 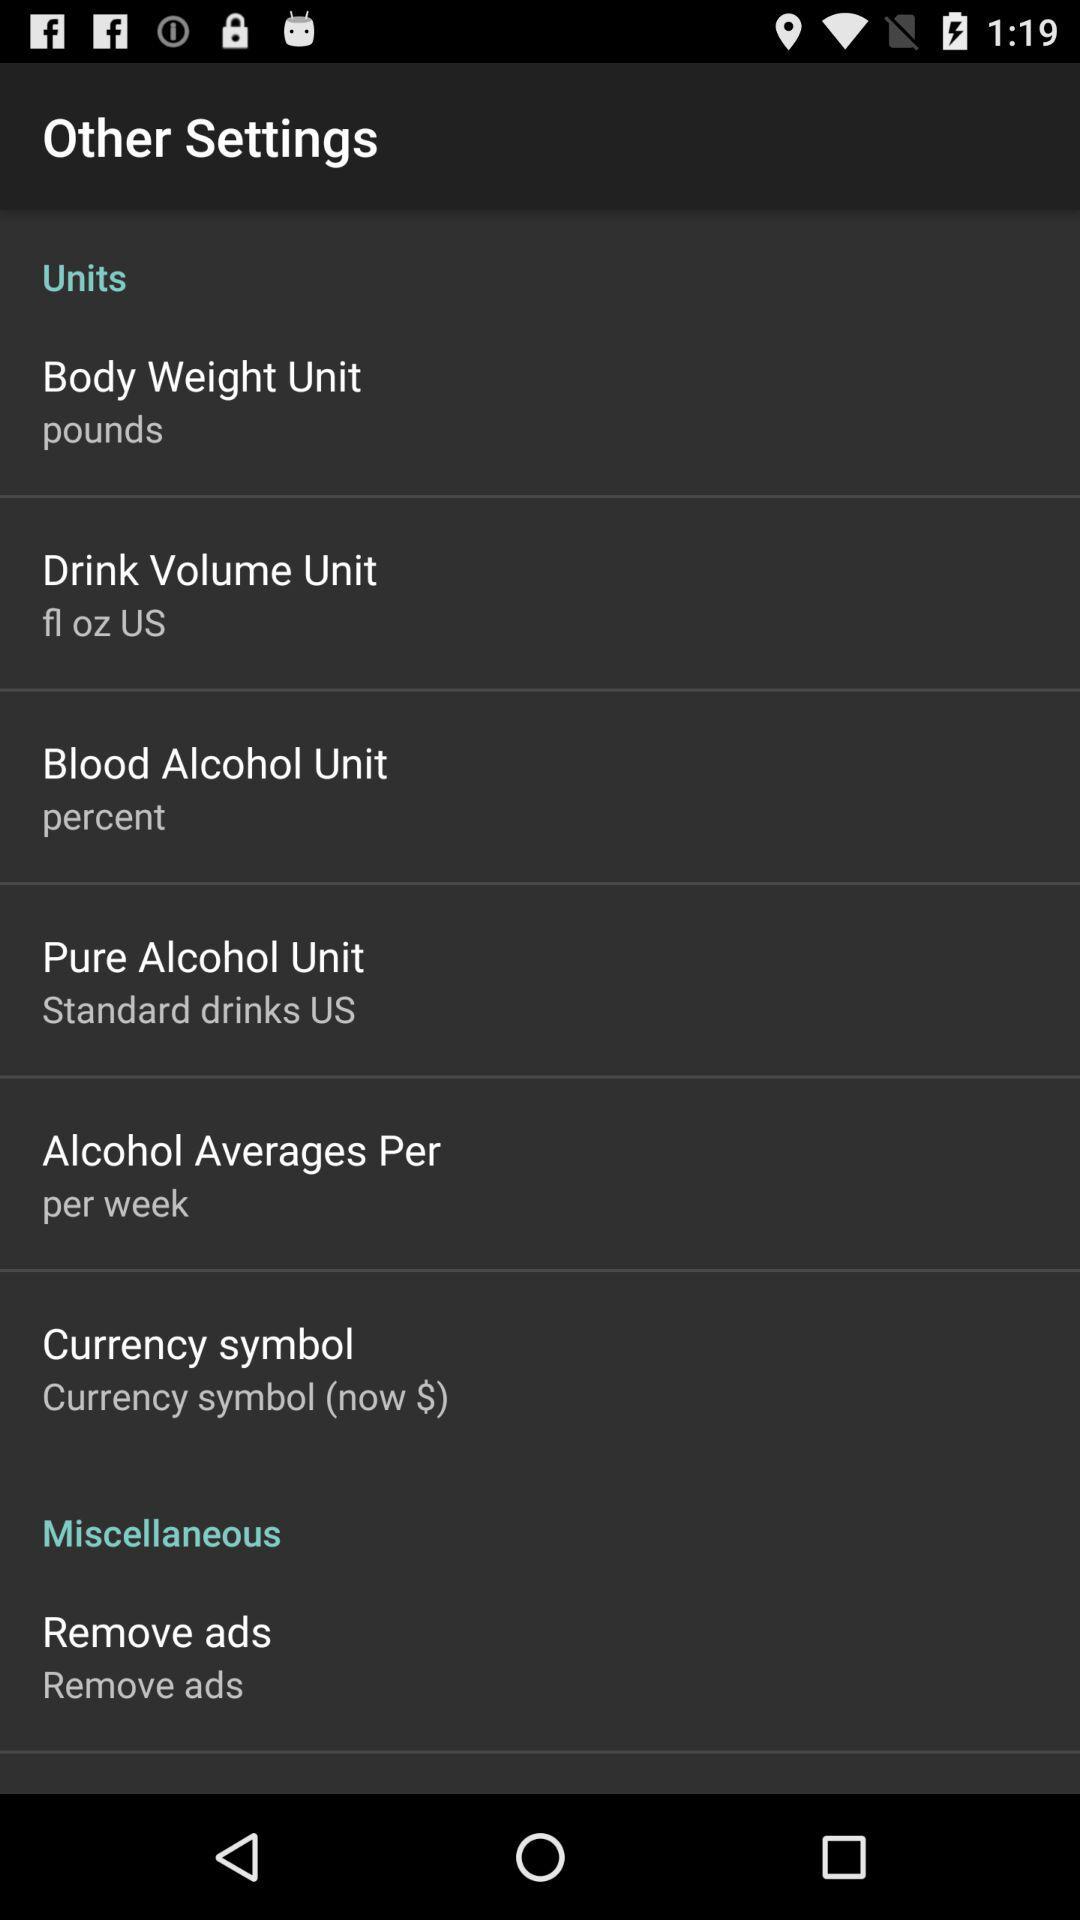 I want to click on item above remove ads icon, so click(x=540, y=1511).